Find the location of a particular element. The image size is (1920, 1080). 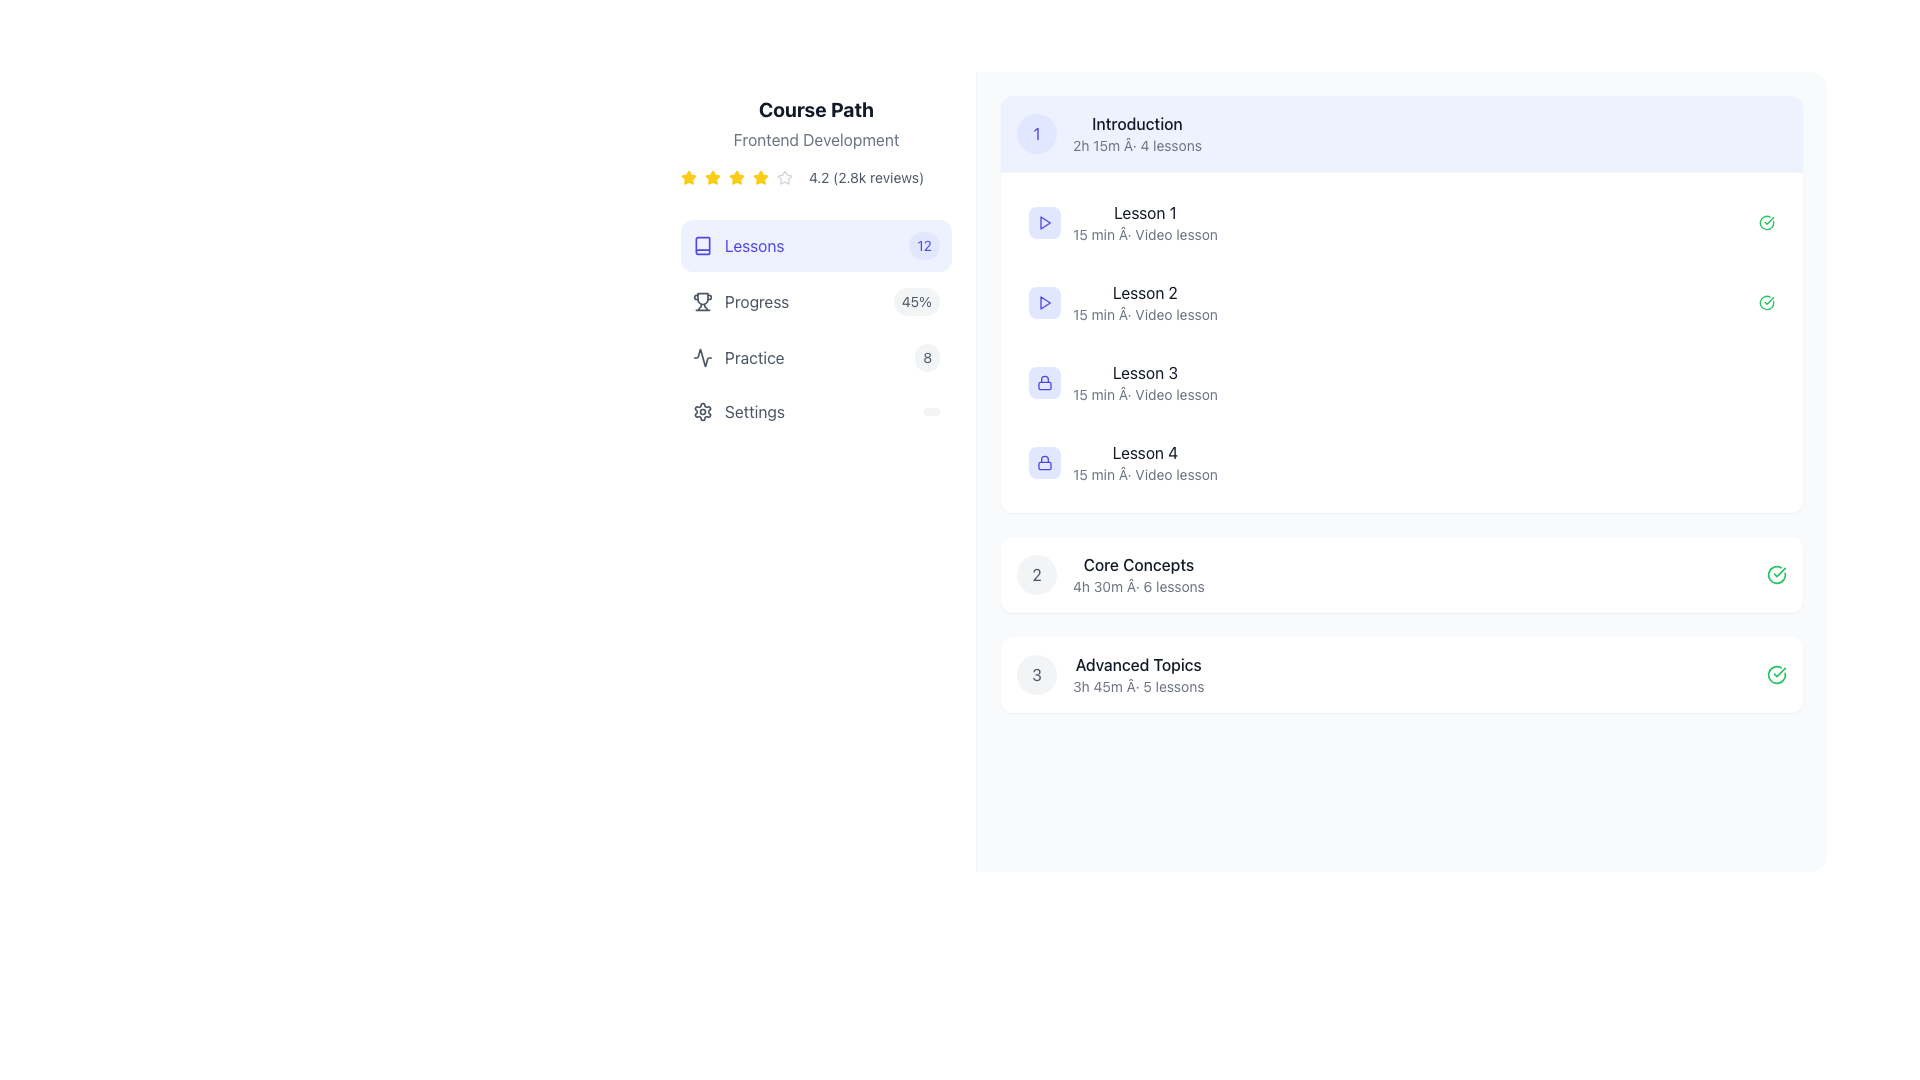

the List item for 'Lesson 3', which provides information about its duration and format is located at coordinates (1123, 382).